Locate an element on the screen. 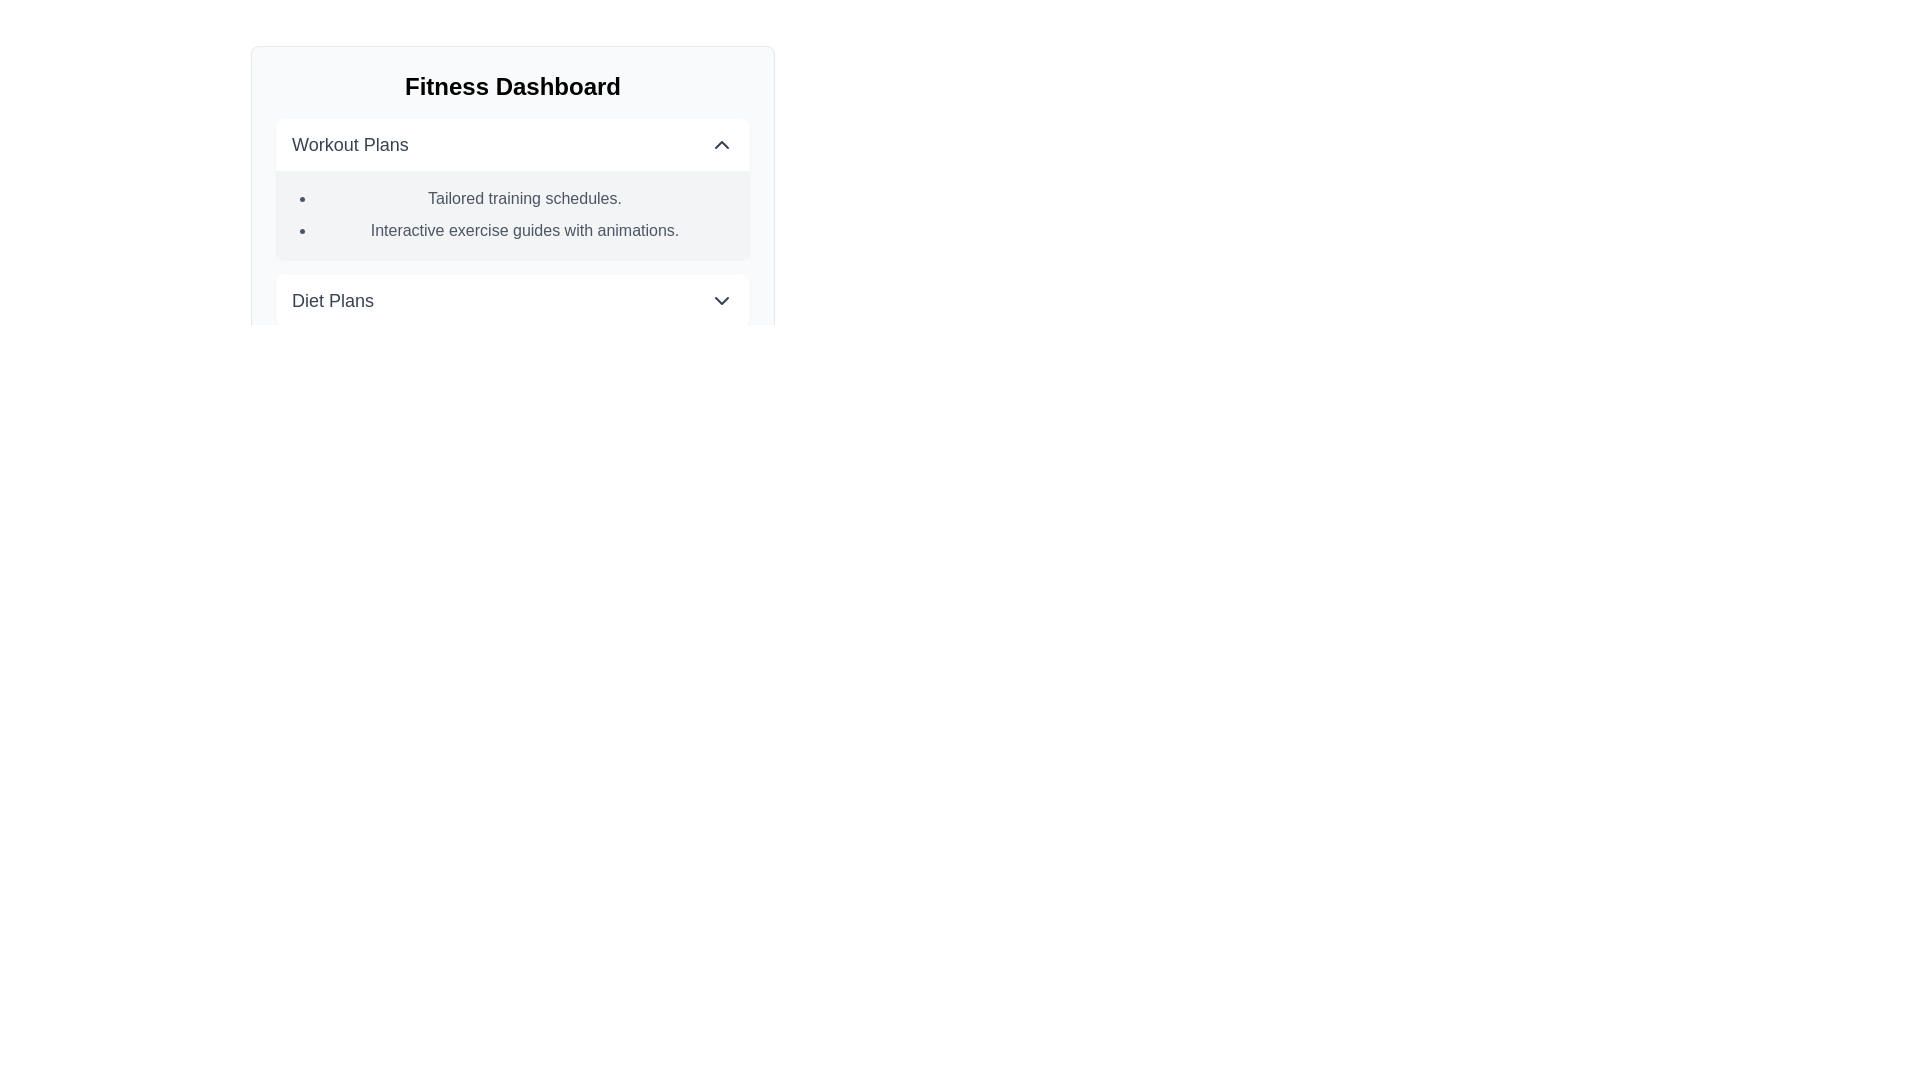 The image size is (1920, 1080). text information from the first bullet point item under the 'Workout Plans' header in the 'Fitness Dashboard' is located at coordinates (524, 199).